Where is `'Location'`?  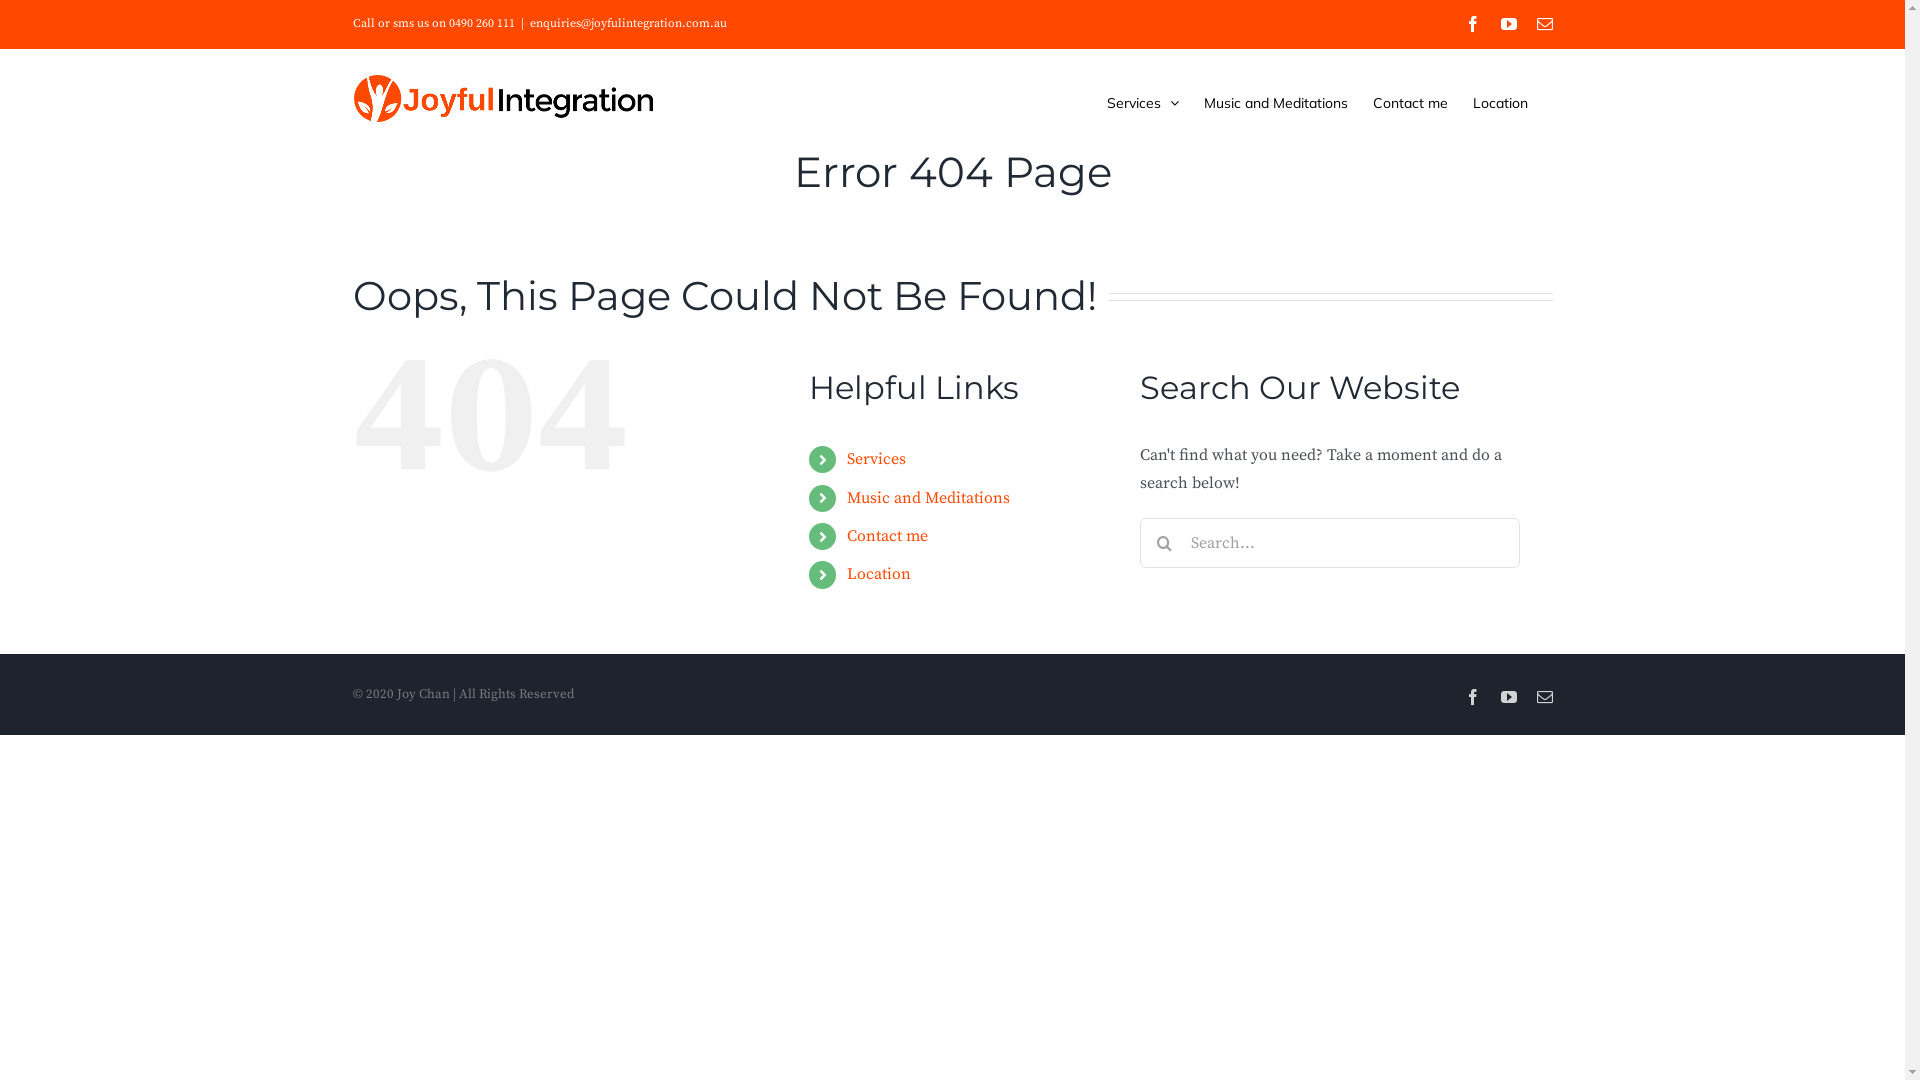
'Location' is located at coordinates (1472, 102).